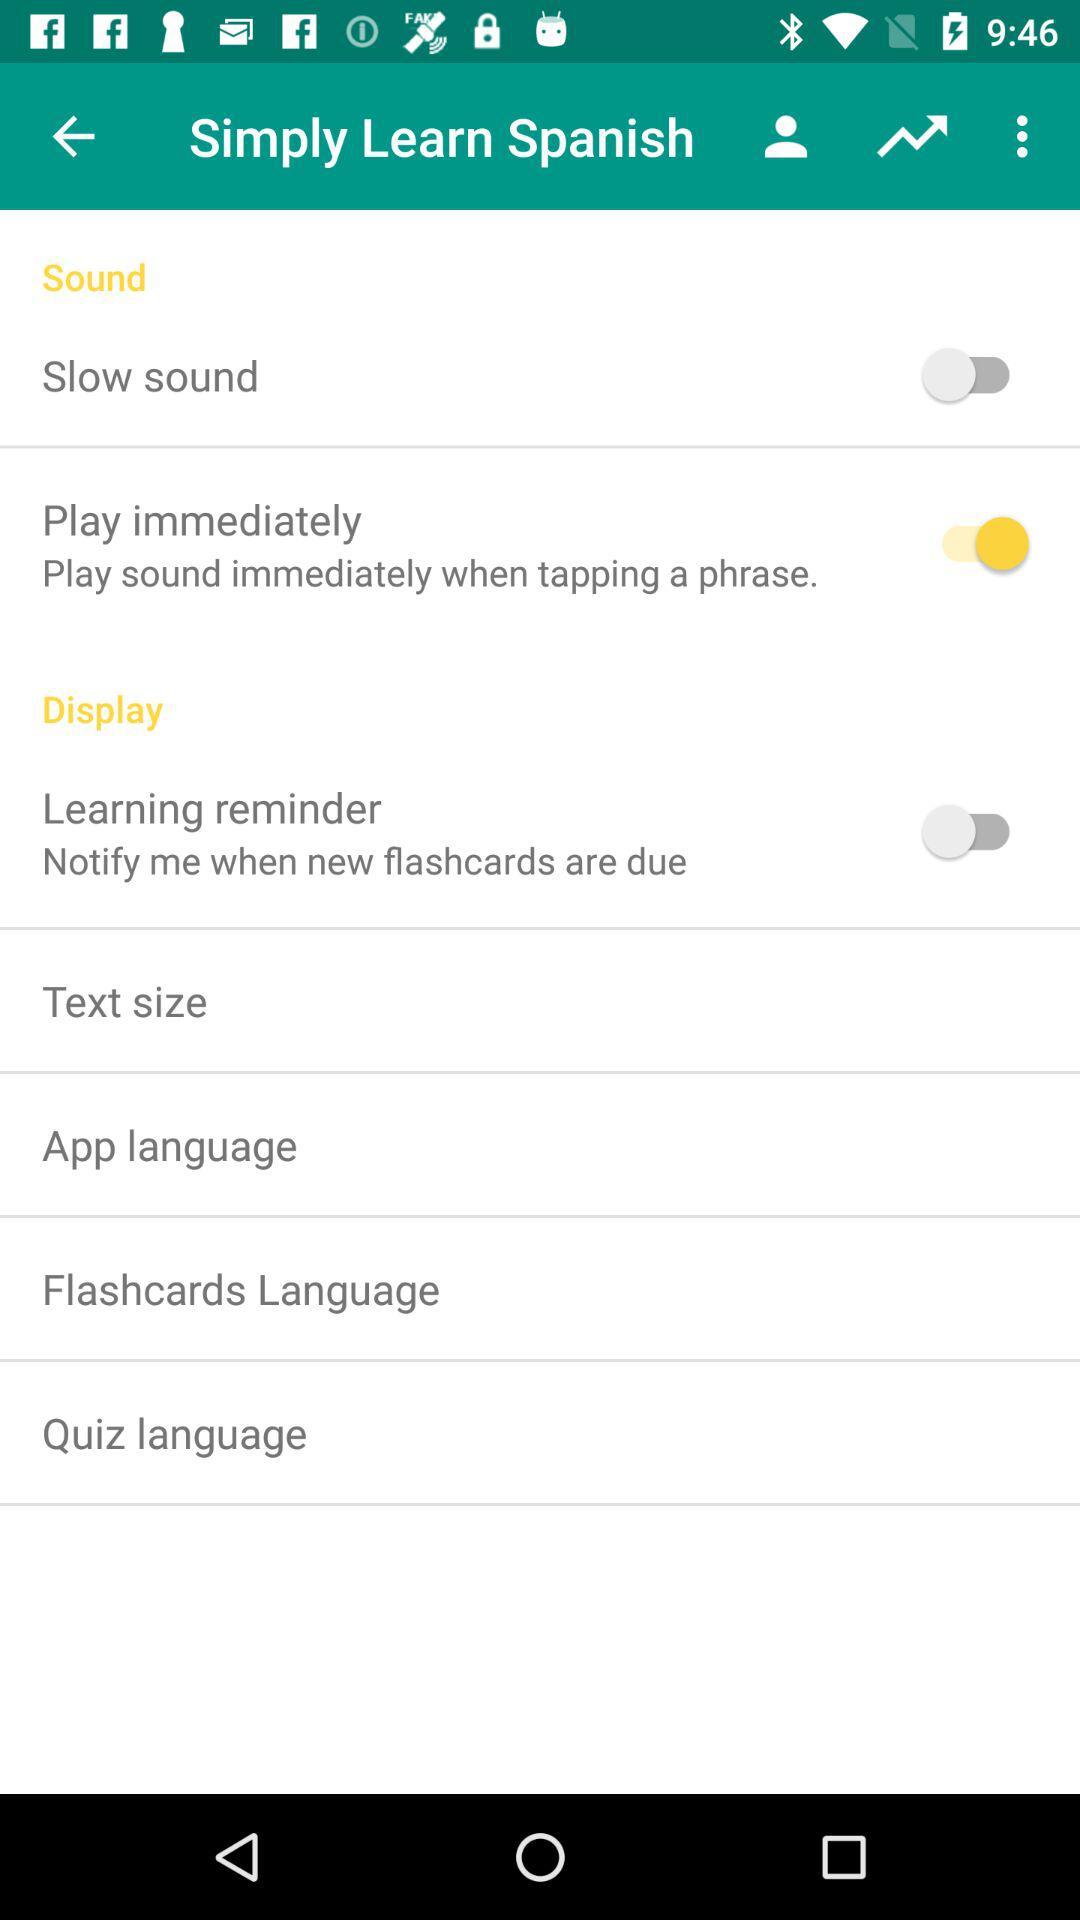 The height and width of the screenshot is (1920, 1080). Describe the element at coordinates (211, 806) in the screenshot. I see `the icon below display icon` at that location.